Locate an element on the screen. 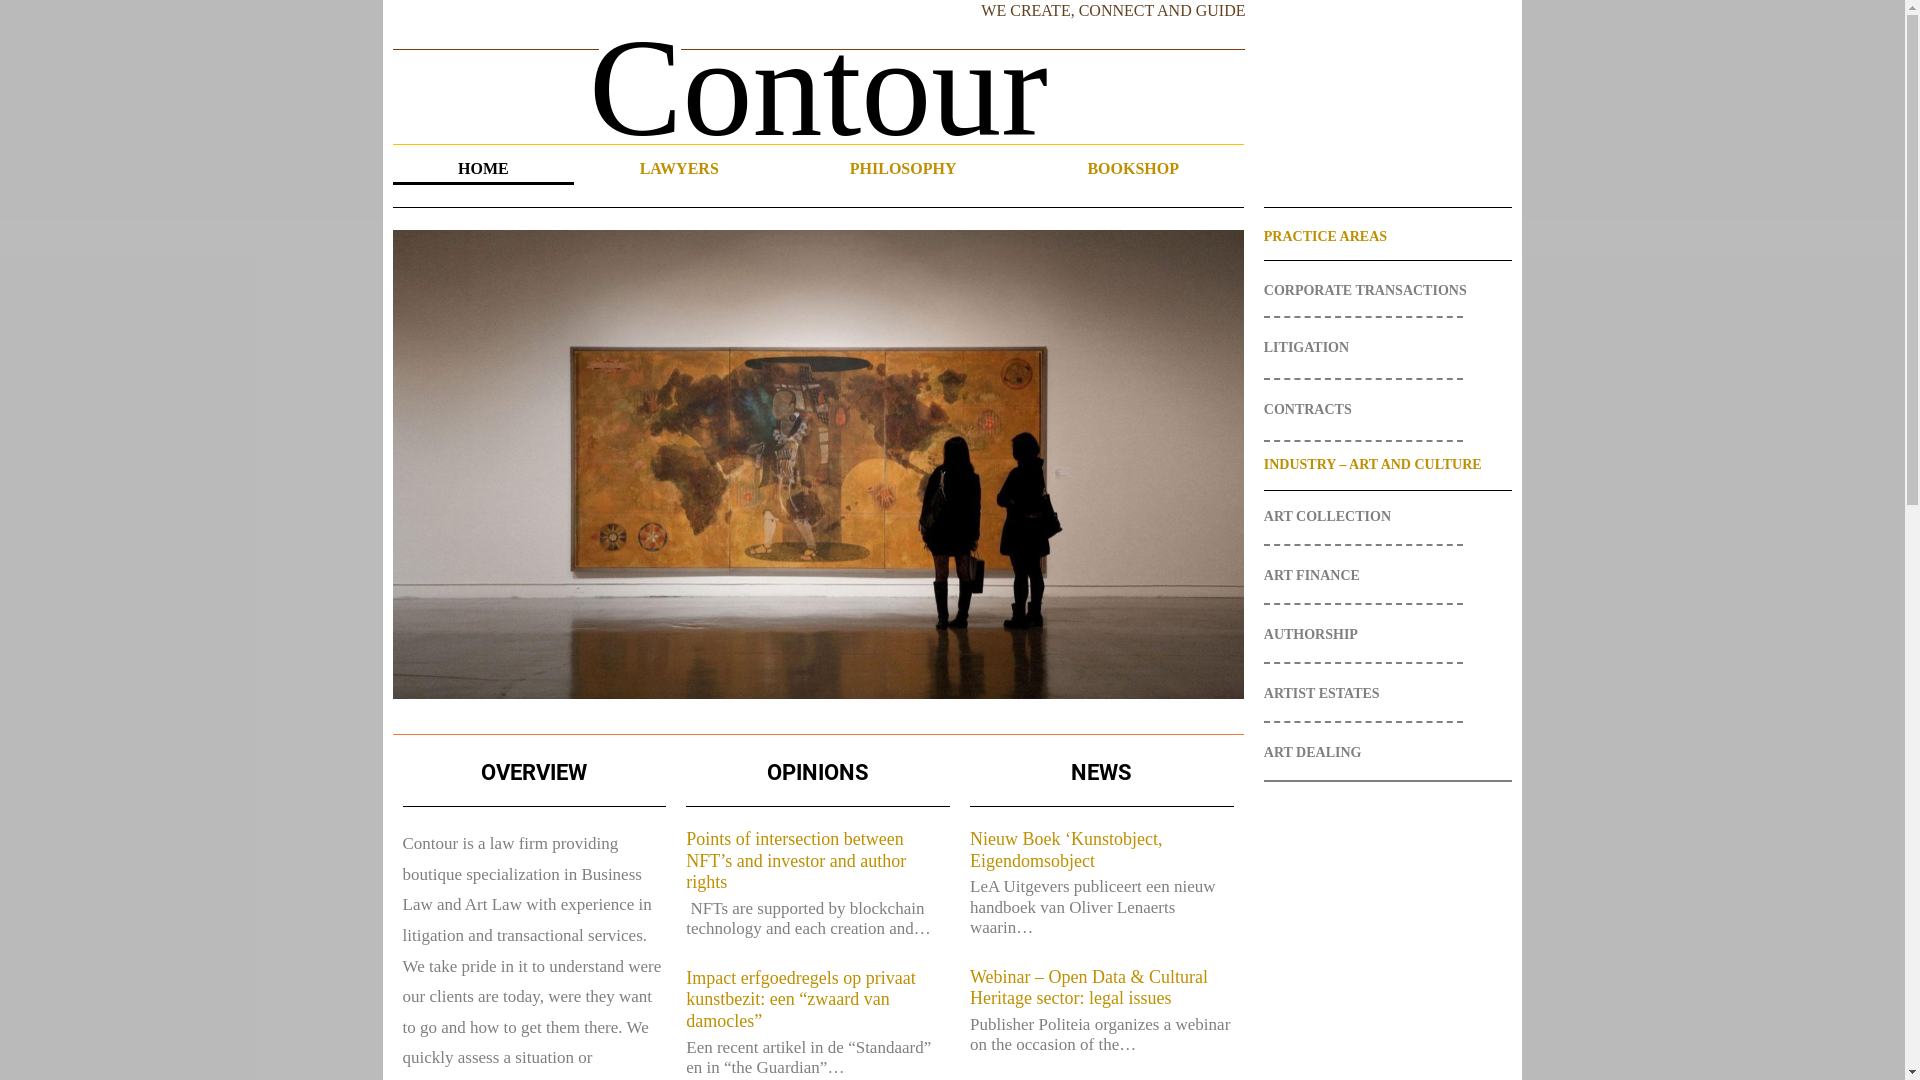  'ART COLLECTION' is located at coordinates (1387, 515).